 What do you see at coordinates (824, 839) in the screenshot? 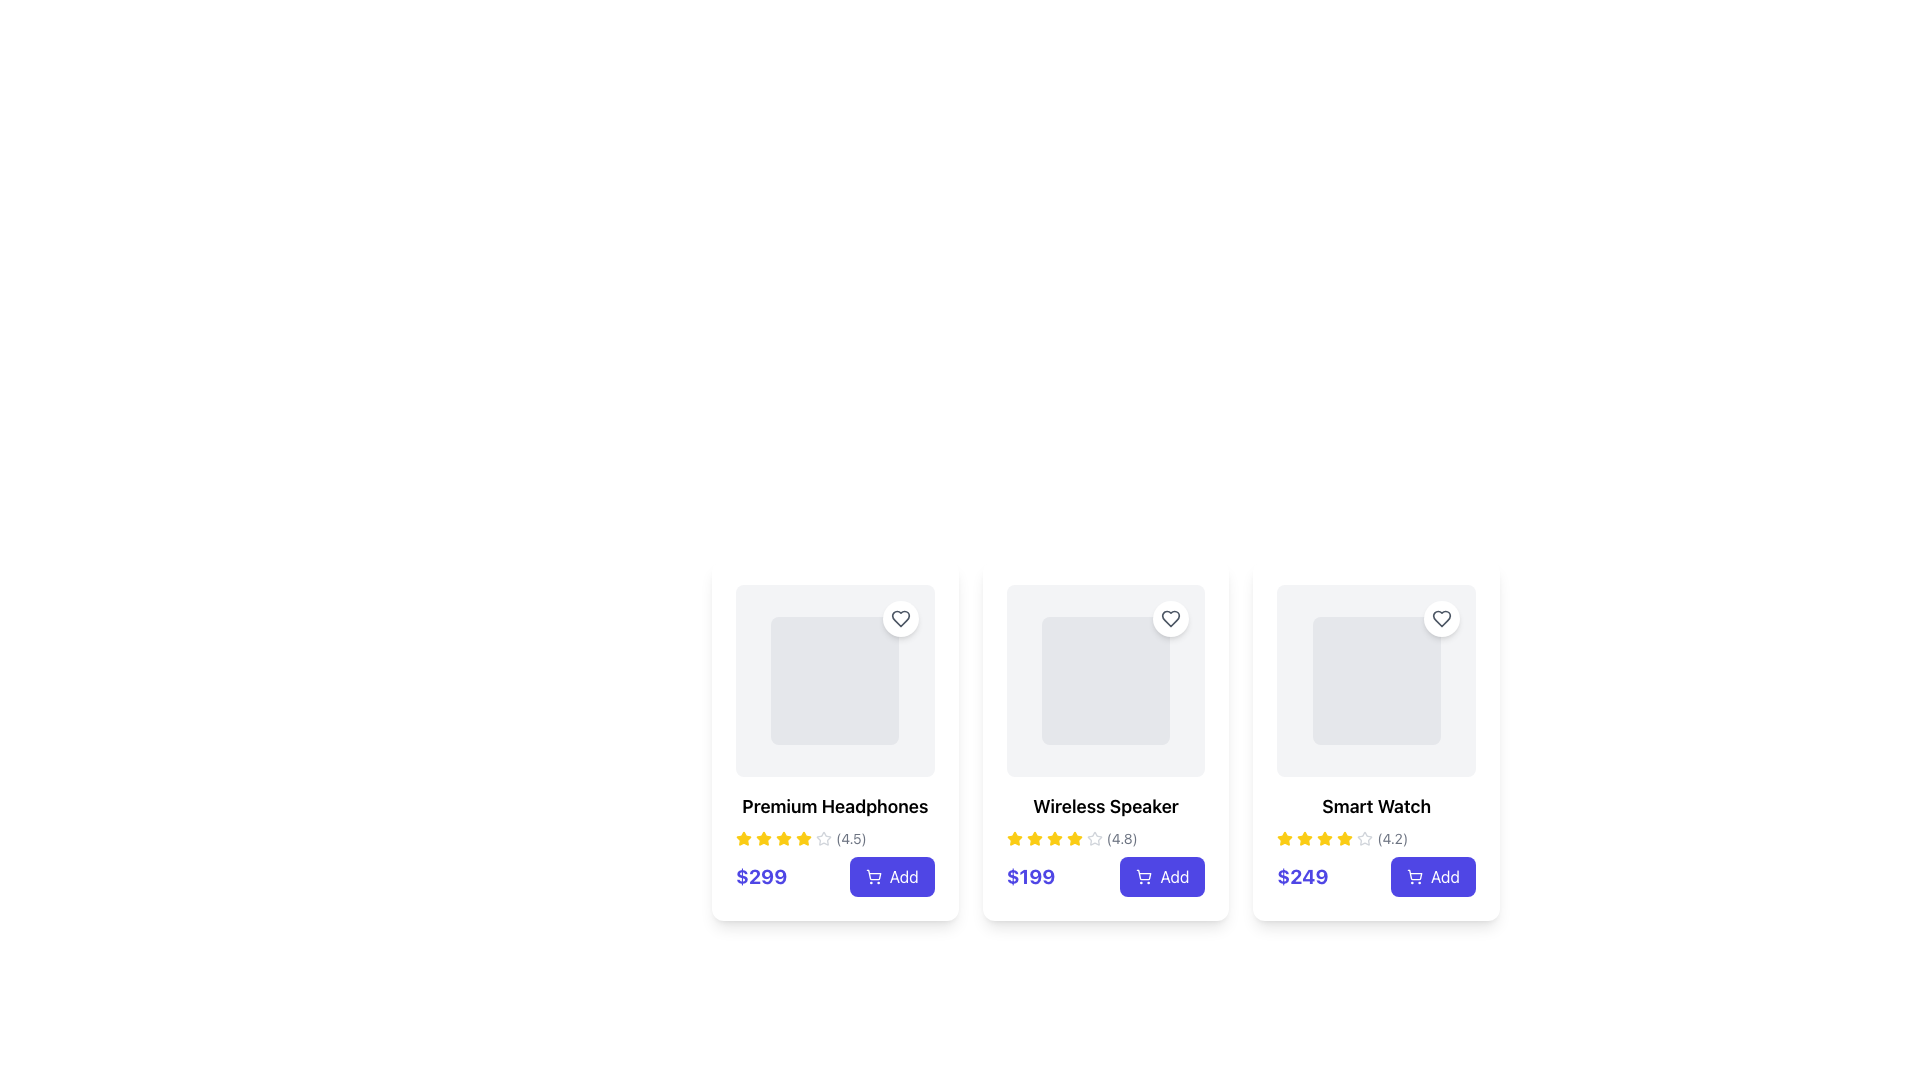
I see `the sixth star icon in the rating system for the 'Premium Headphones' product, which indicates an unselected rating increment` at bounding box center [824, 839].